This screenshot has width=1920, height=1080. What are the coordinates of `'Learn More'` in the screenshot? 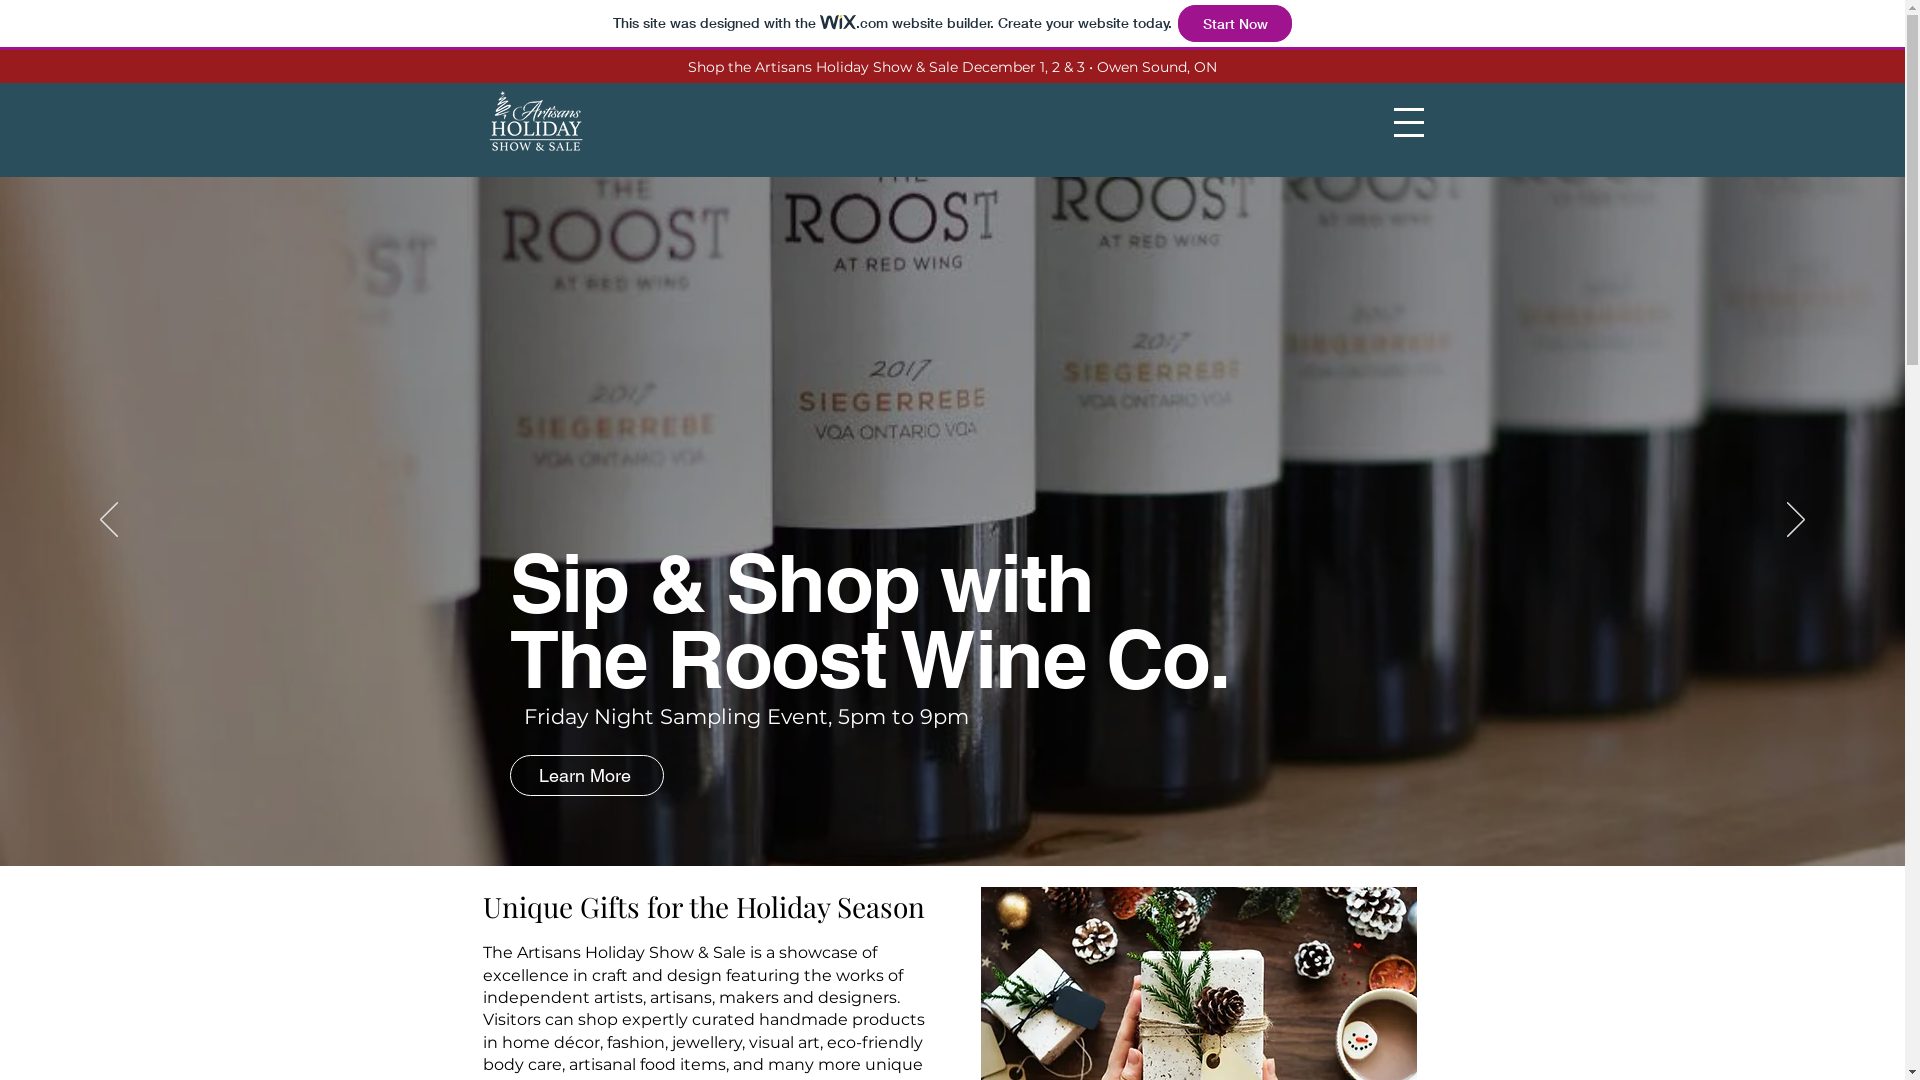 It's located at (585, 774).